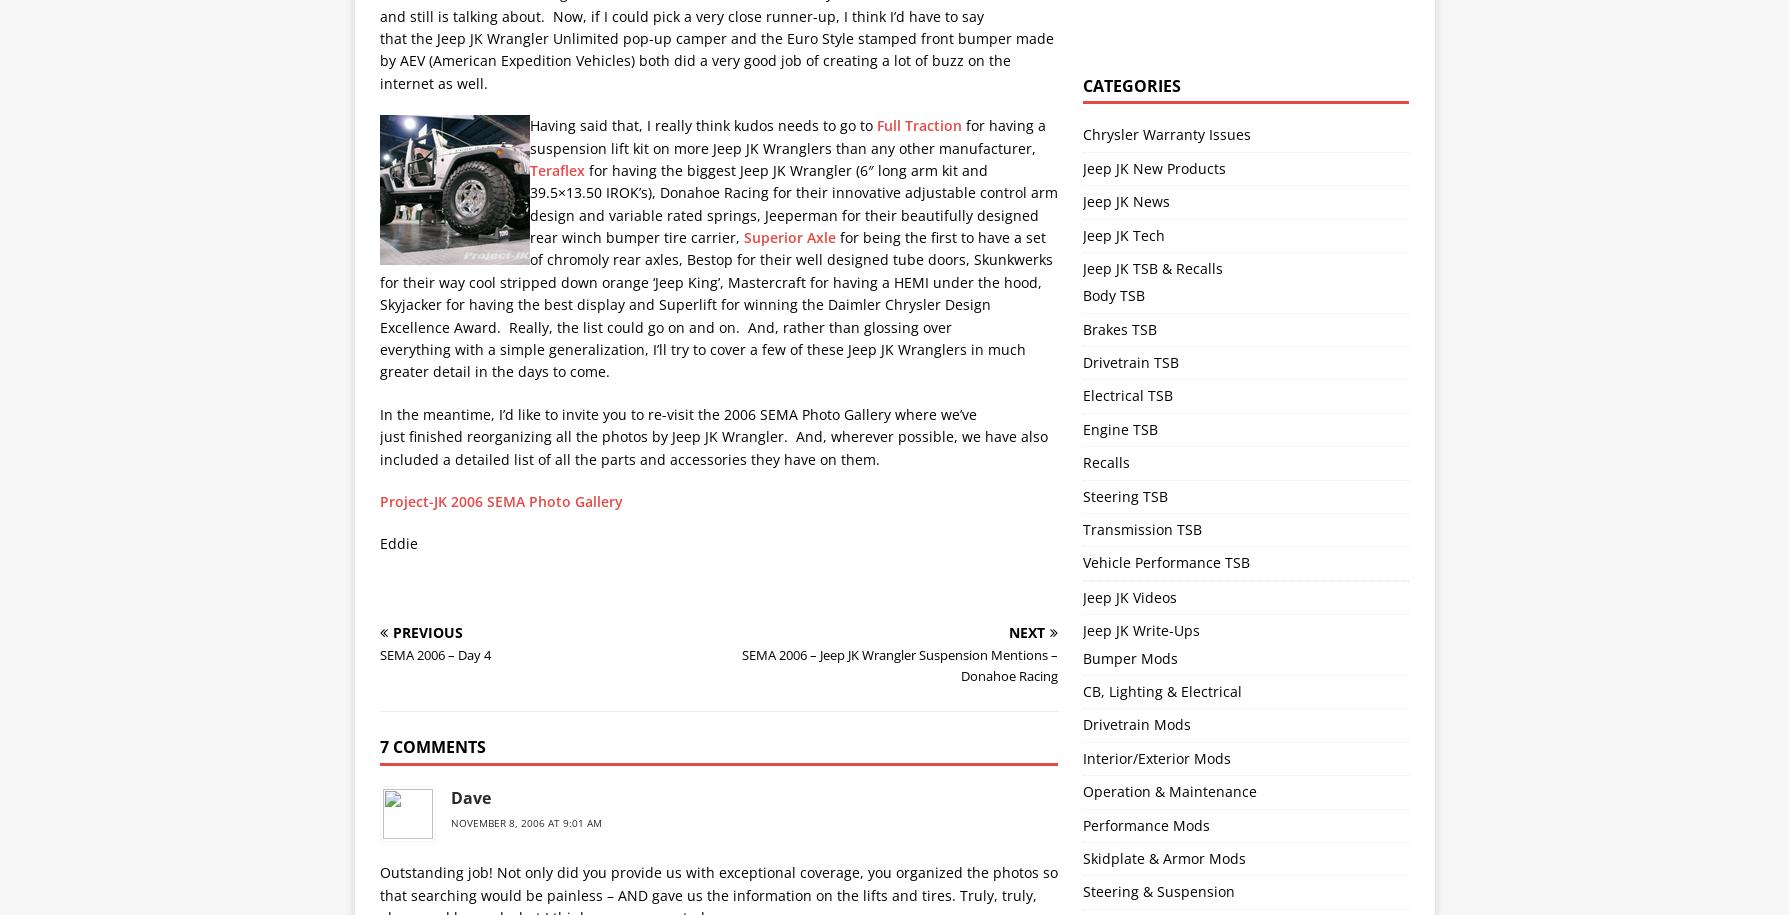 The height and width of the screenshot is (915, 1789). I want to click on 'Performance Mods', so click(1145, 824).